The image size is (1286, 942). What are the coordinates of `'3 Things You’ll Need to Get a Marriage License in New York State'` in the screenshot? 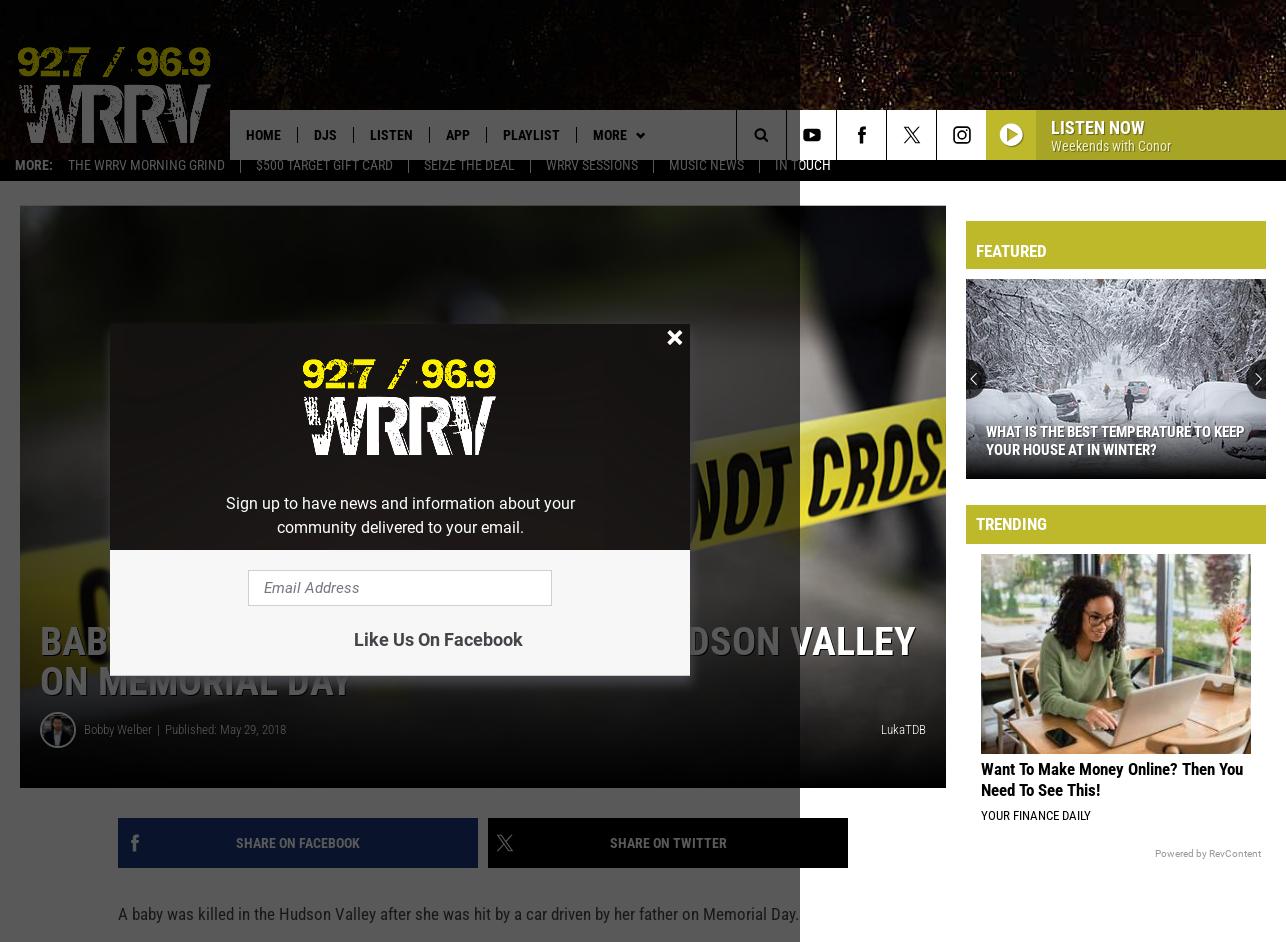 It's located at (1105, 450).